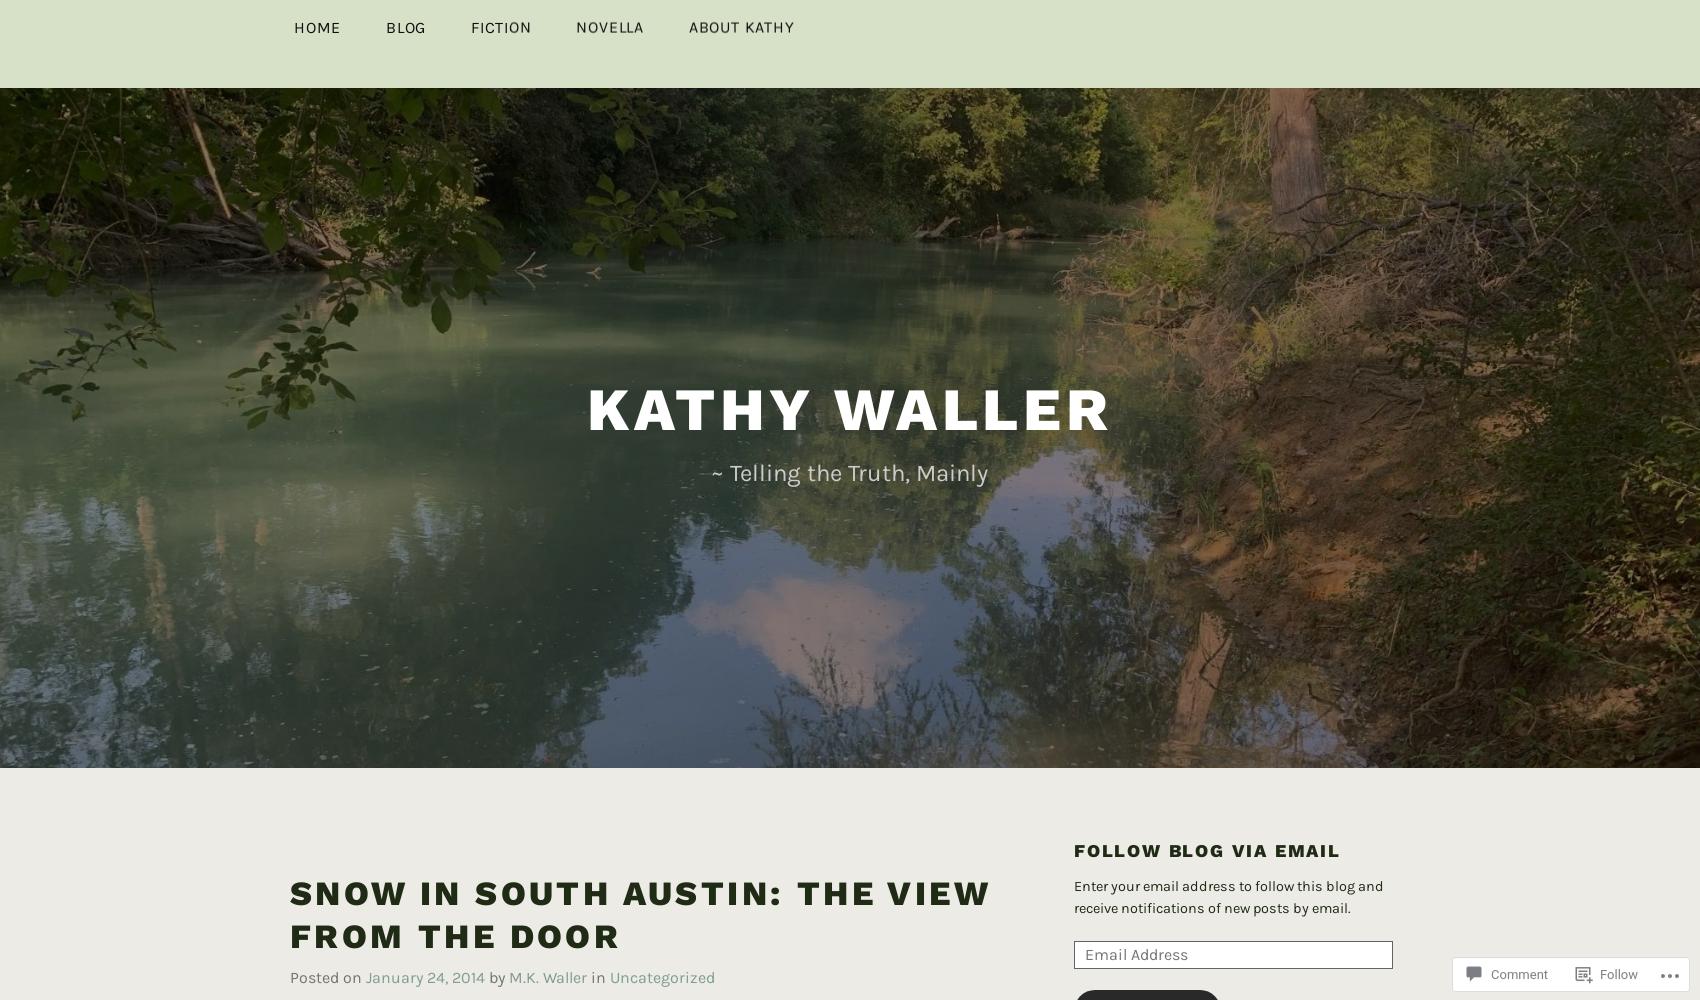  I want to click on 'To the right', so click(640, 983).